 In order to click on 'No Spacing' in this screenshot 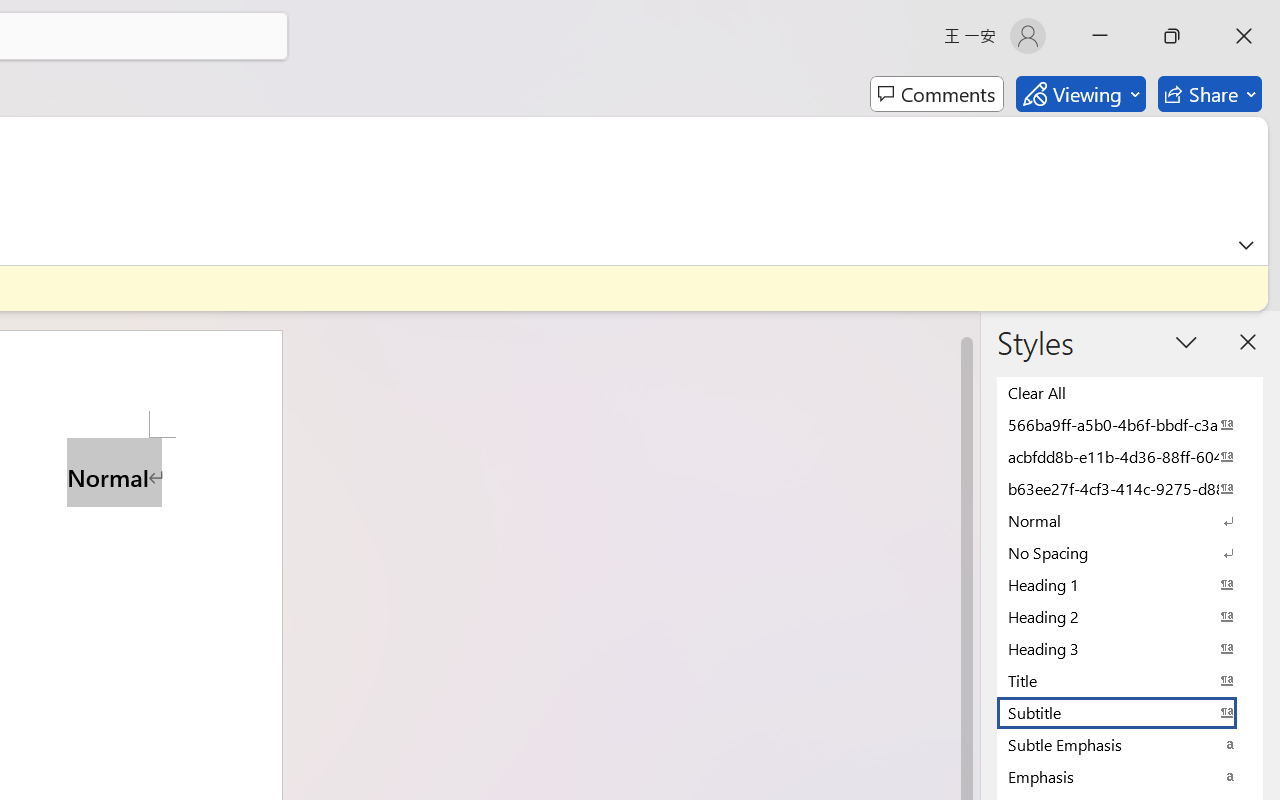, I will do `click(1130, 552)`.